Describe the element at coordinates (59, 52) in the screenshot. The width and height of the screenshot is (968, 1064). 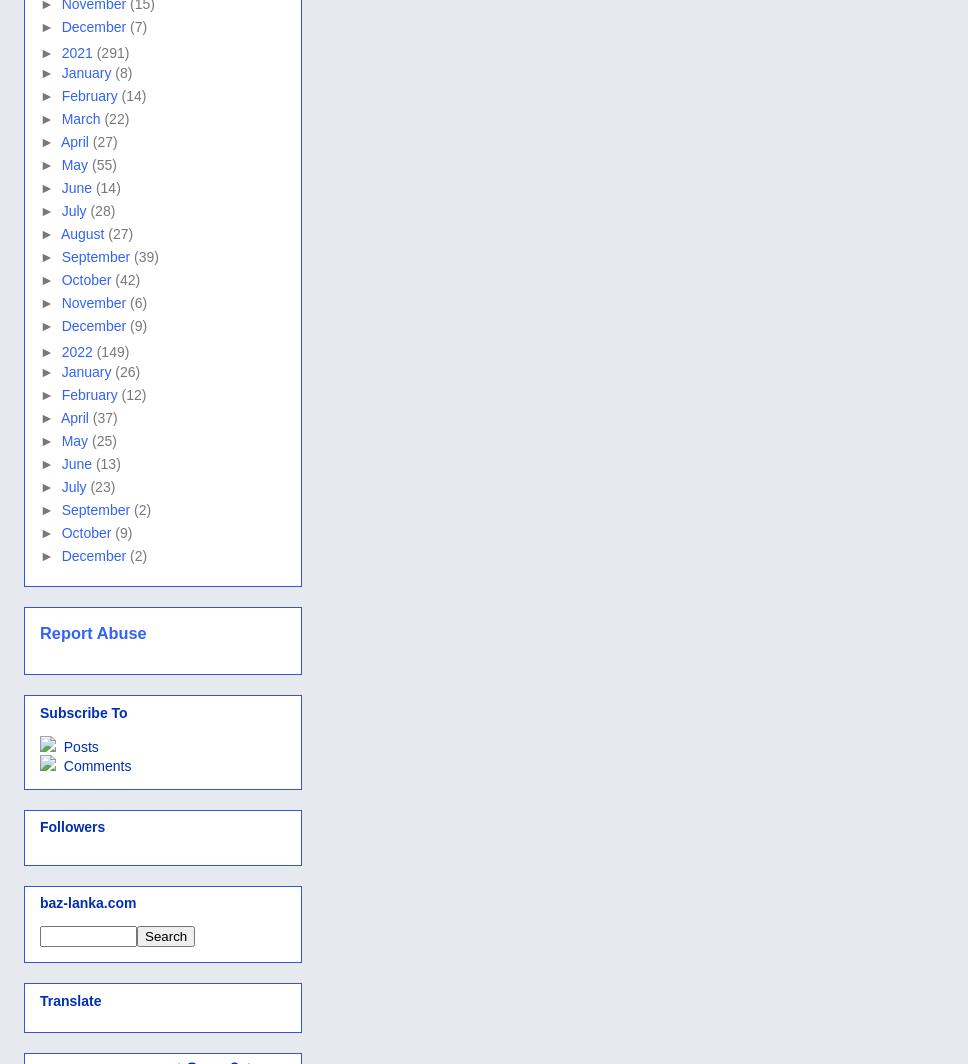
I see `'2021'` at that location.